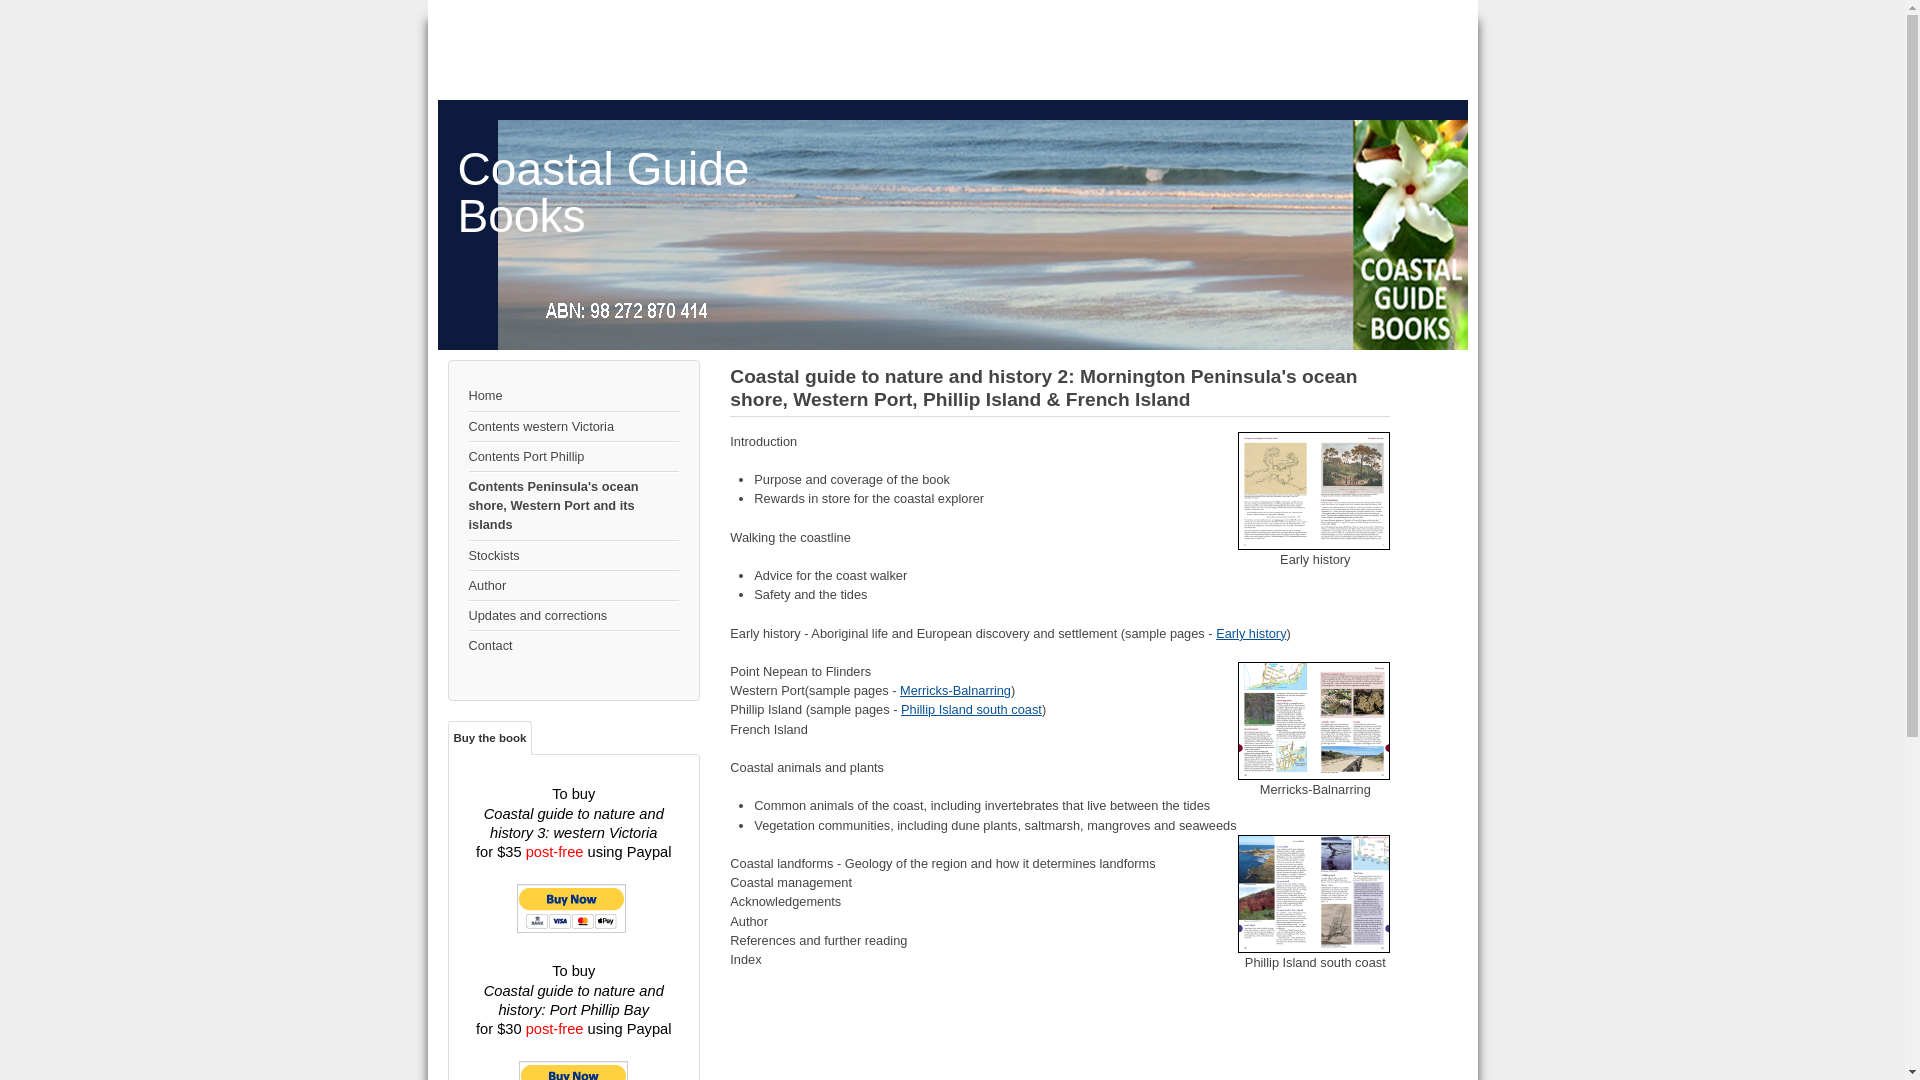  Describe the element at coordinates (572, 456) in the screenshot. I see `'Contents Port Phillip'` at that location.